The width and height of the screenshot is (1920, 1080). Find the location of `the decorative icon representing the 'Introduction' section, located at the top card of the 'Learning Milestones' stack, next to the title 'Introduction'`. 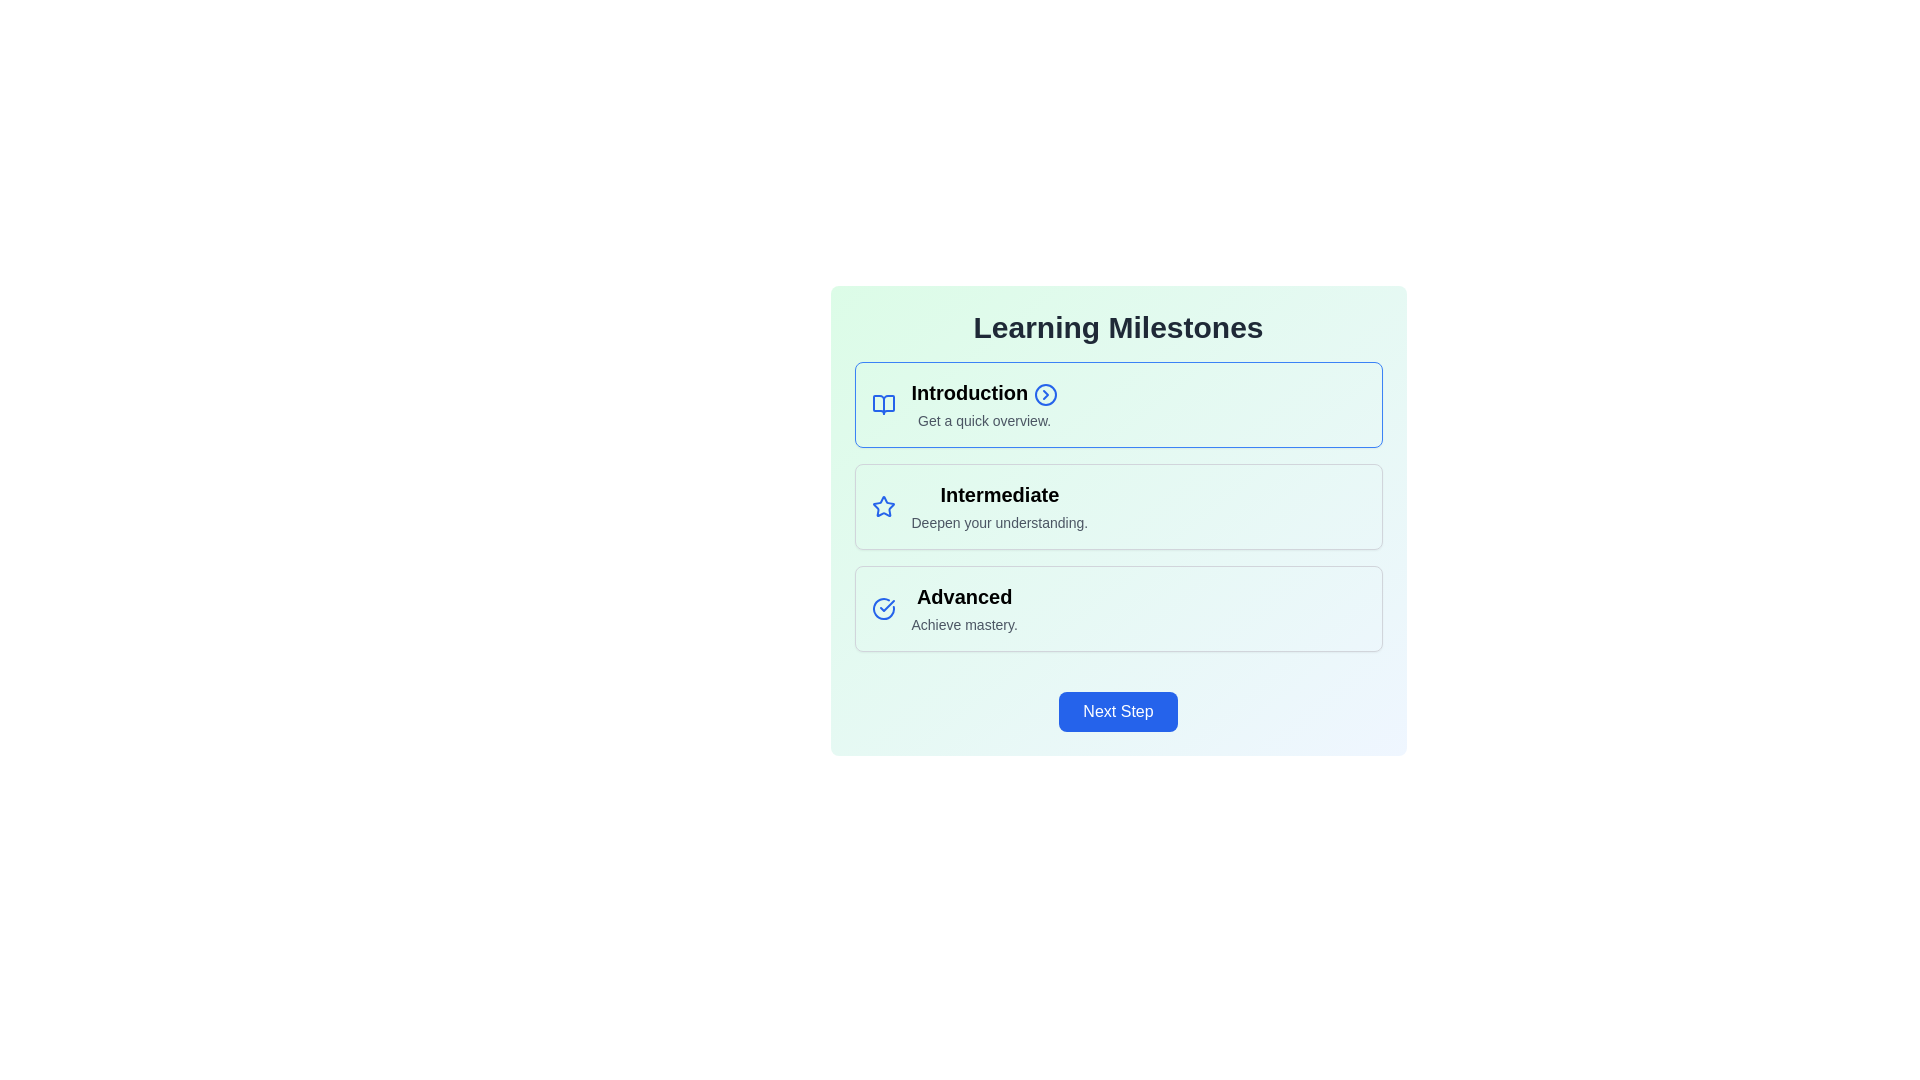

the decorative icon representing the 'Introduction' section, located at the top card of the 'Learning Milestones' stack, next to the title 'Introduction' is located at coordinates (882, 405).